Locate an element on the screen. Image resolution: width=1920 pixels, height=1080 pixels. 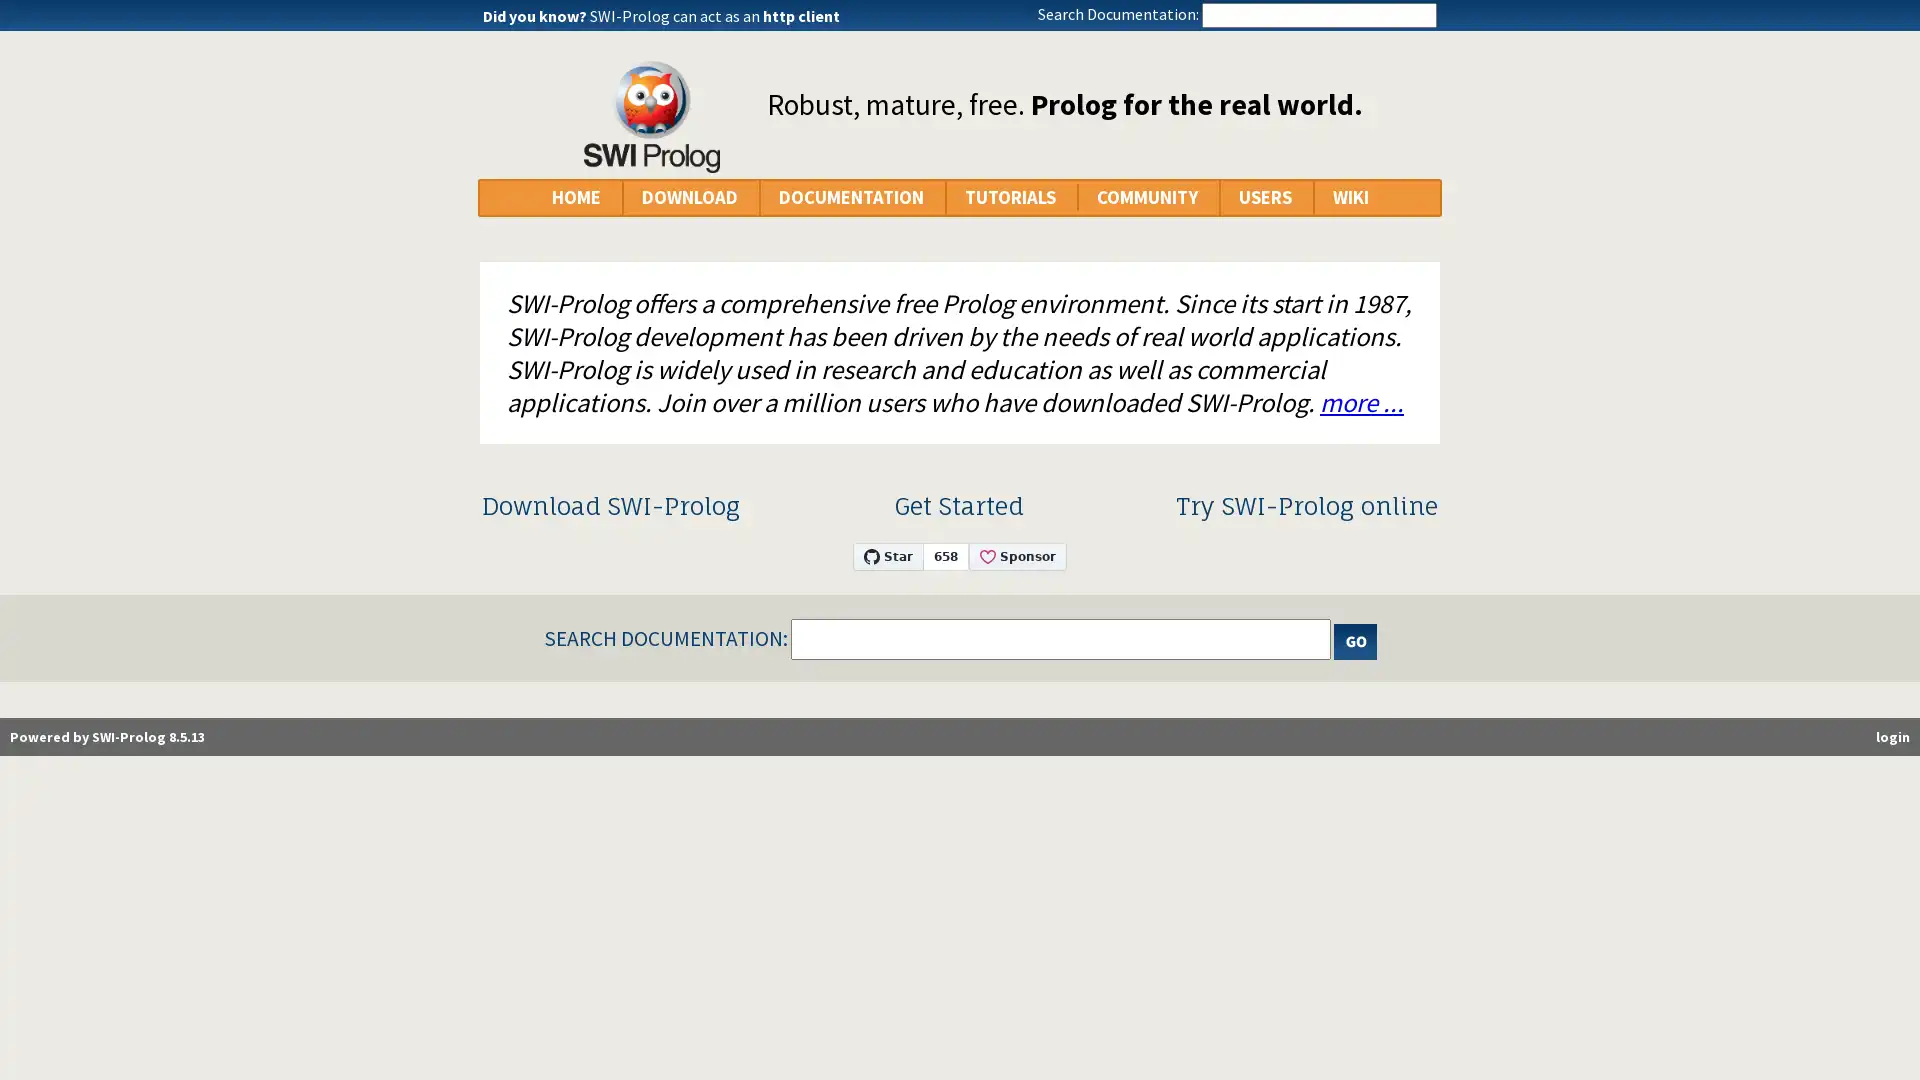
Search is located at coordinates (1354, 641).